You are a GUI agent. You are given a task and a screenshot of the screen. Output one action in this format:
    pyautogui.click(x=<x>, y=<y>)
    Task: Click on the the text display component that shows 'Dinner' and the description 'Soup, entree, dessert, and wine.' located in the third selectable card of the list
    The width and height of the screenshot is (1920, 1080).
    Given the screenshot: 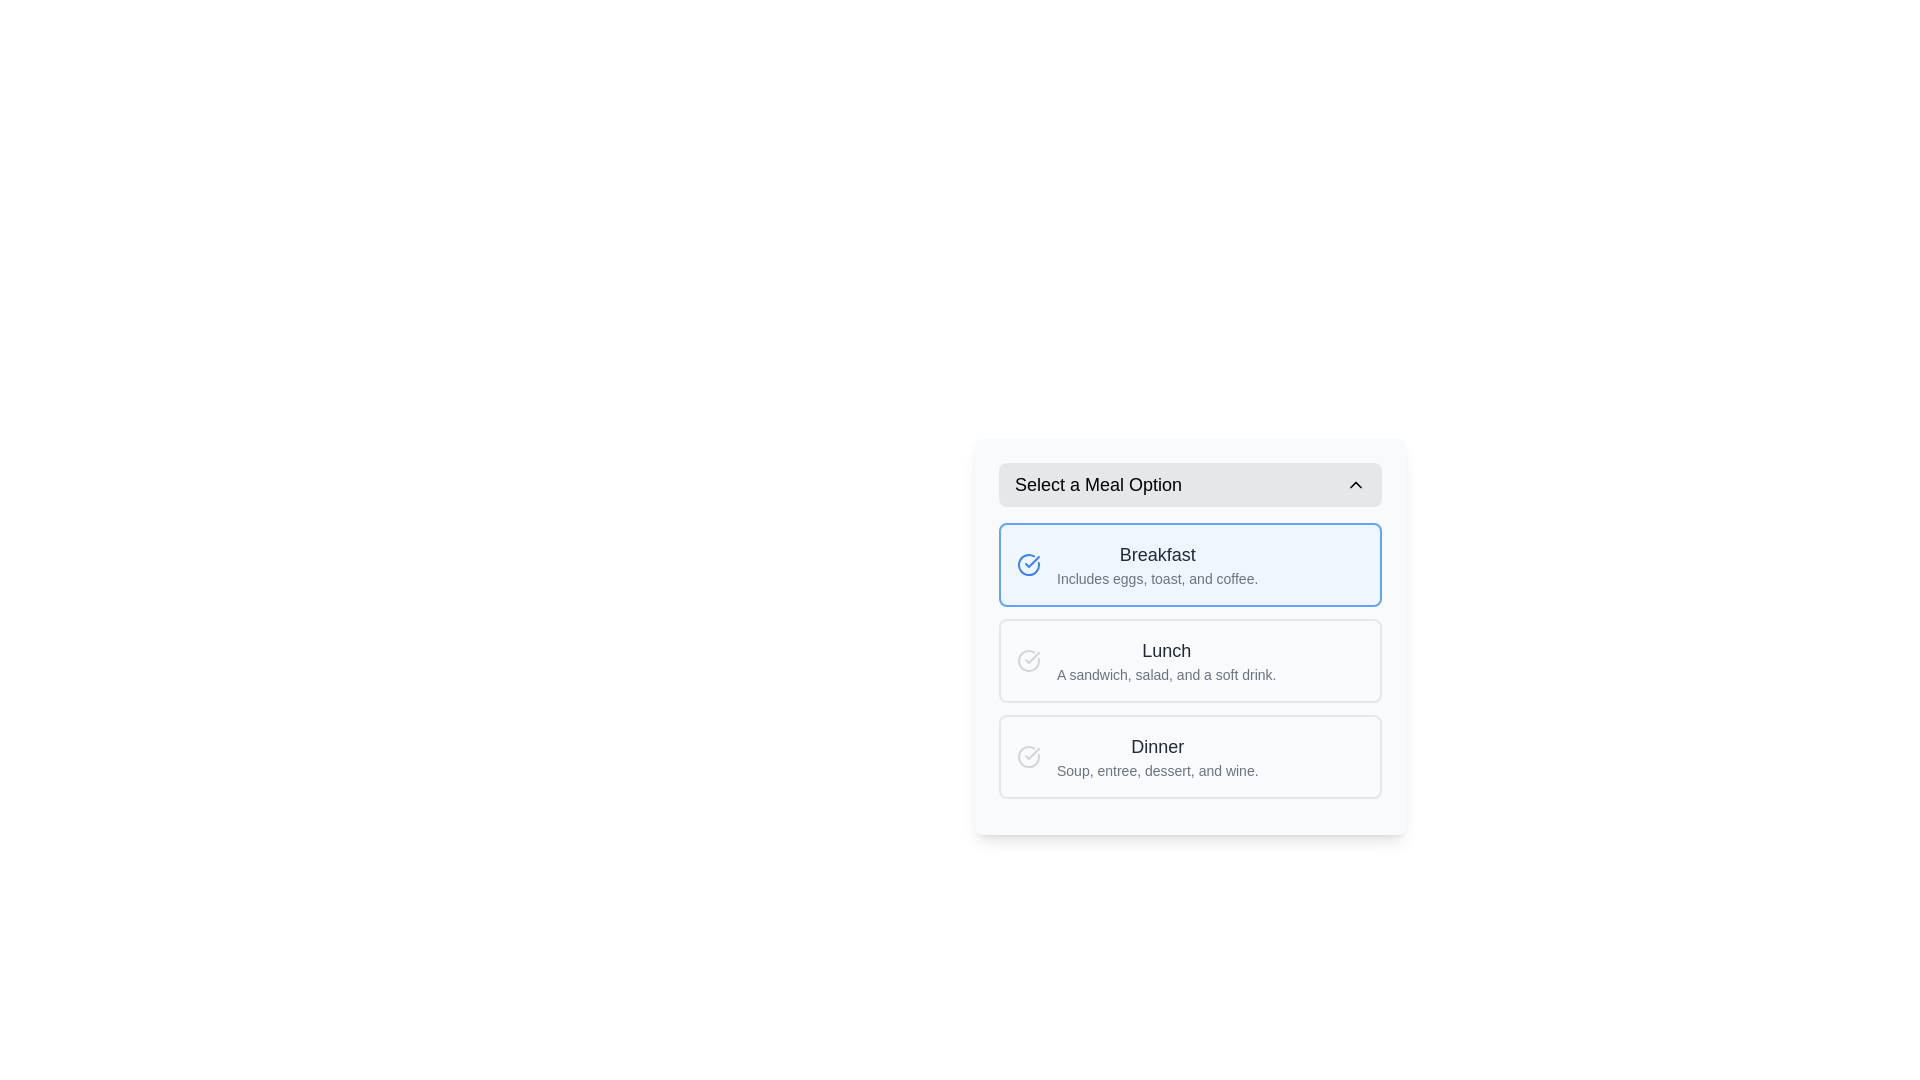 What is the action you would take?
    pyautogui.click(x=1157, y=756)
    